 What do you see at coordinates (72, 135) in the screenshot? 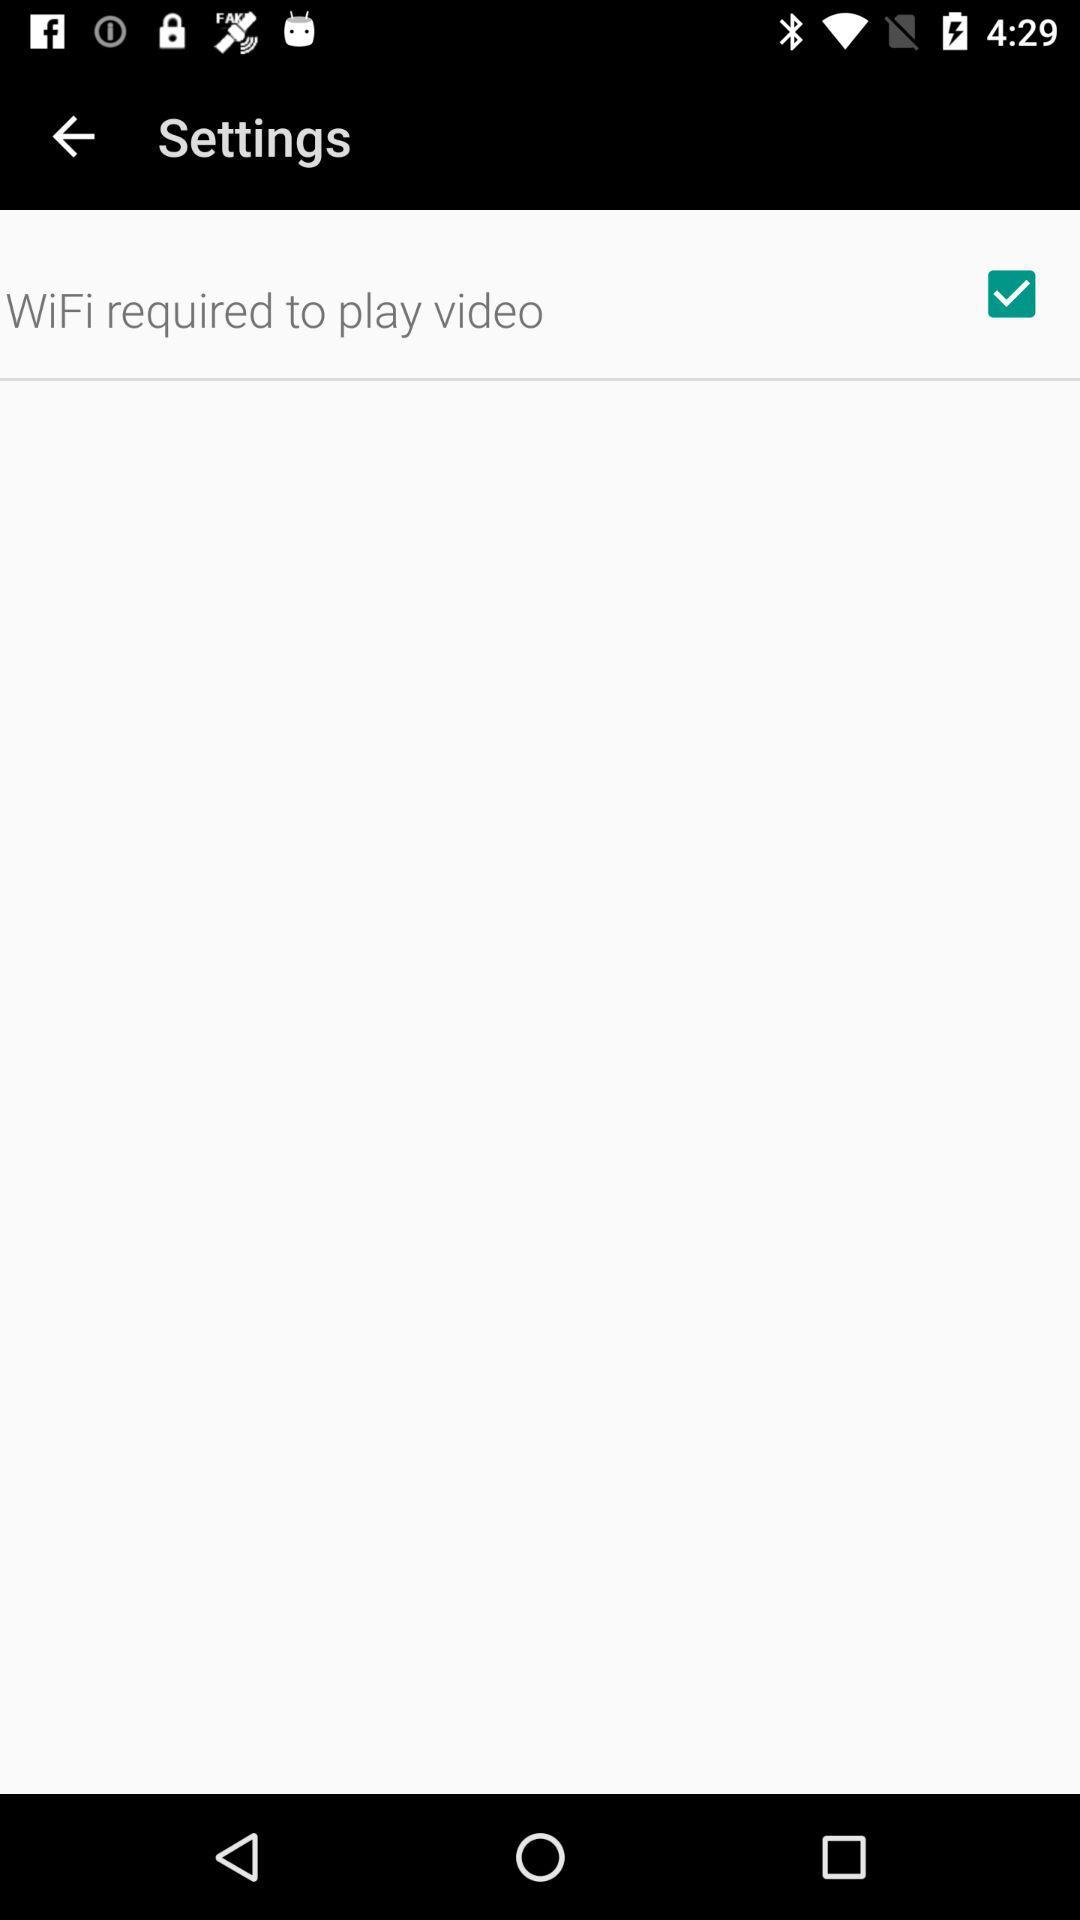
I see `previous` at bounding box center [72, 135].